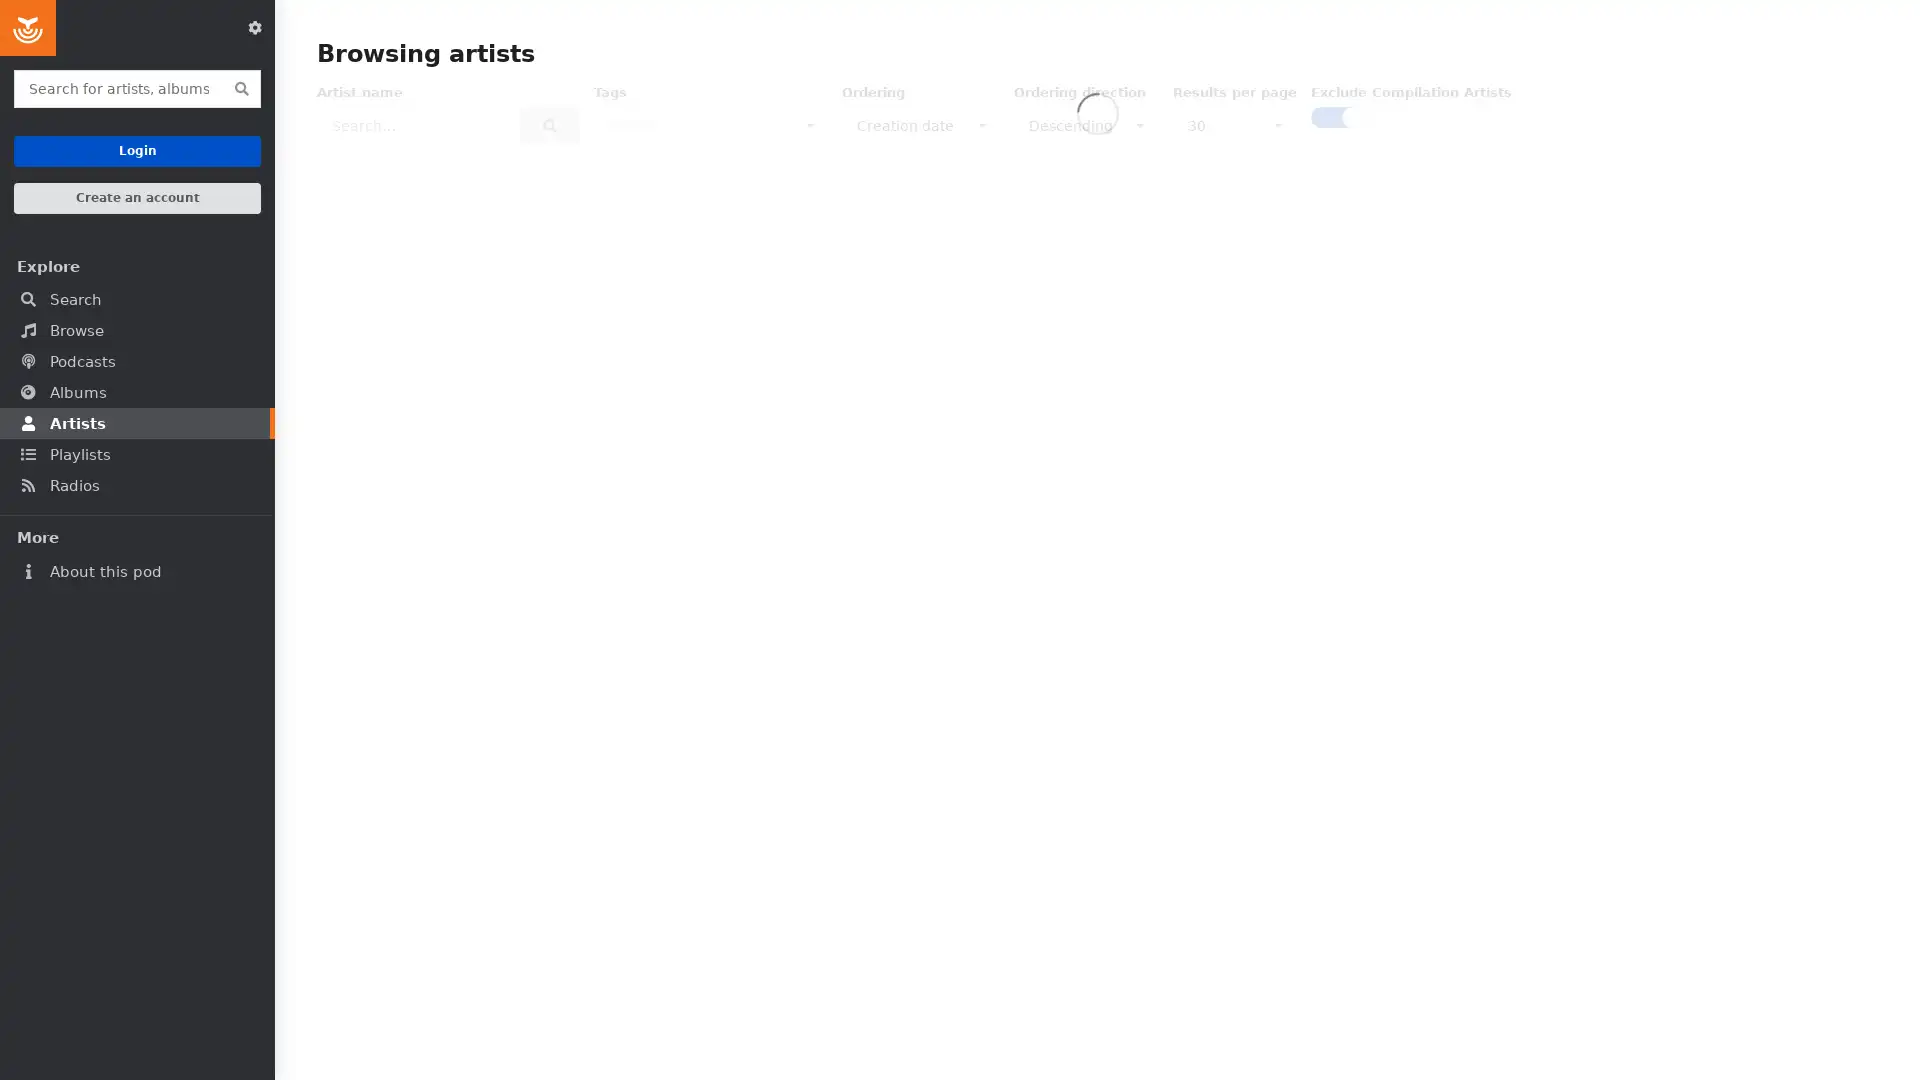 This screenshot has width=1920, height=1080. What do you see at coordinates (1568, 688) in the screenshot?
I see `Play artist` at bounding box center [1568, 688].